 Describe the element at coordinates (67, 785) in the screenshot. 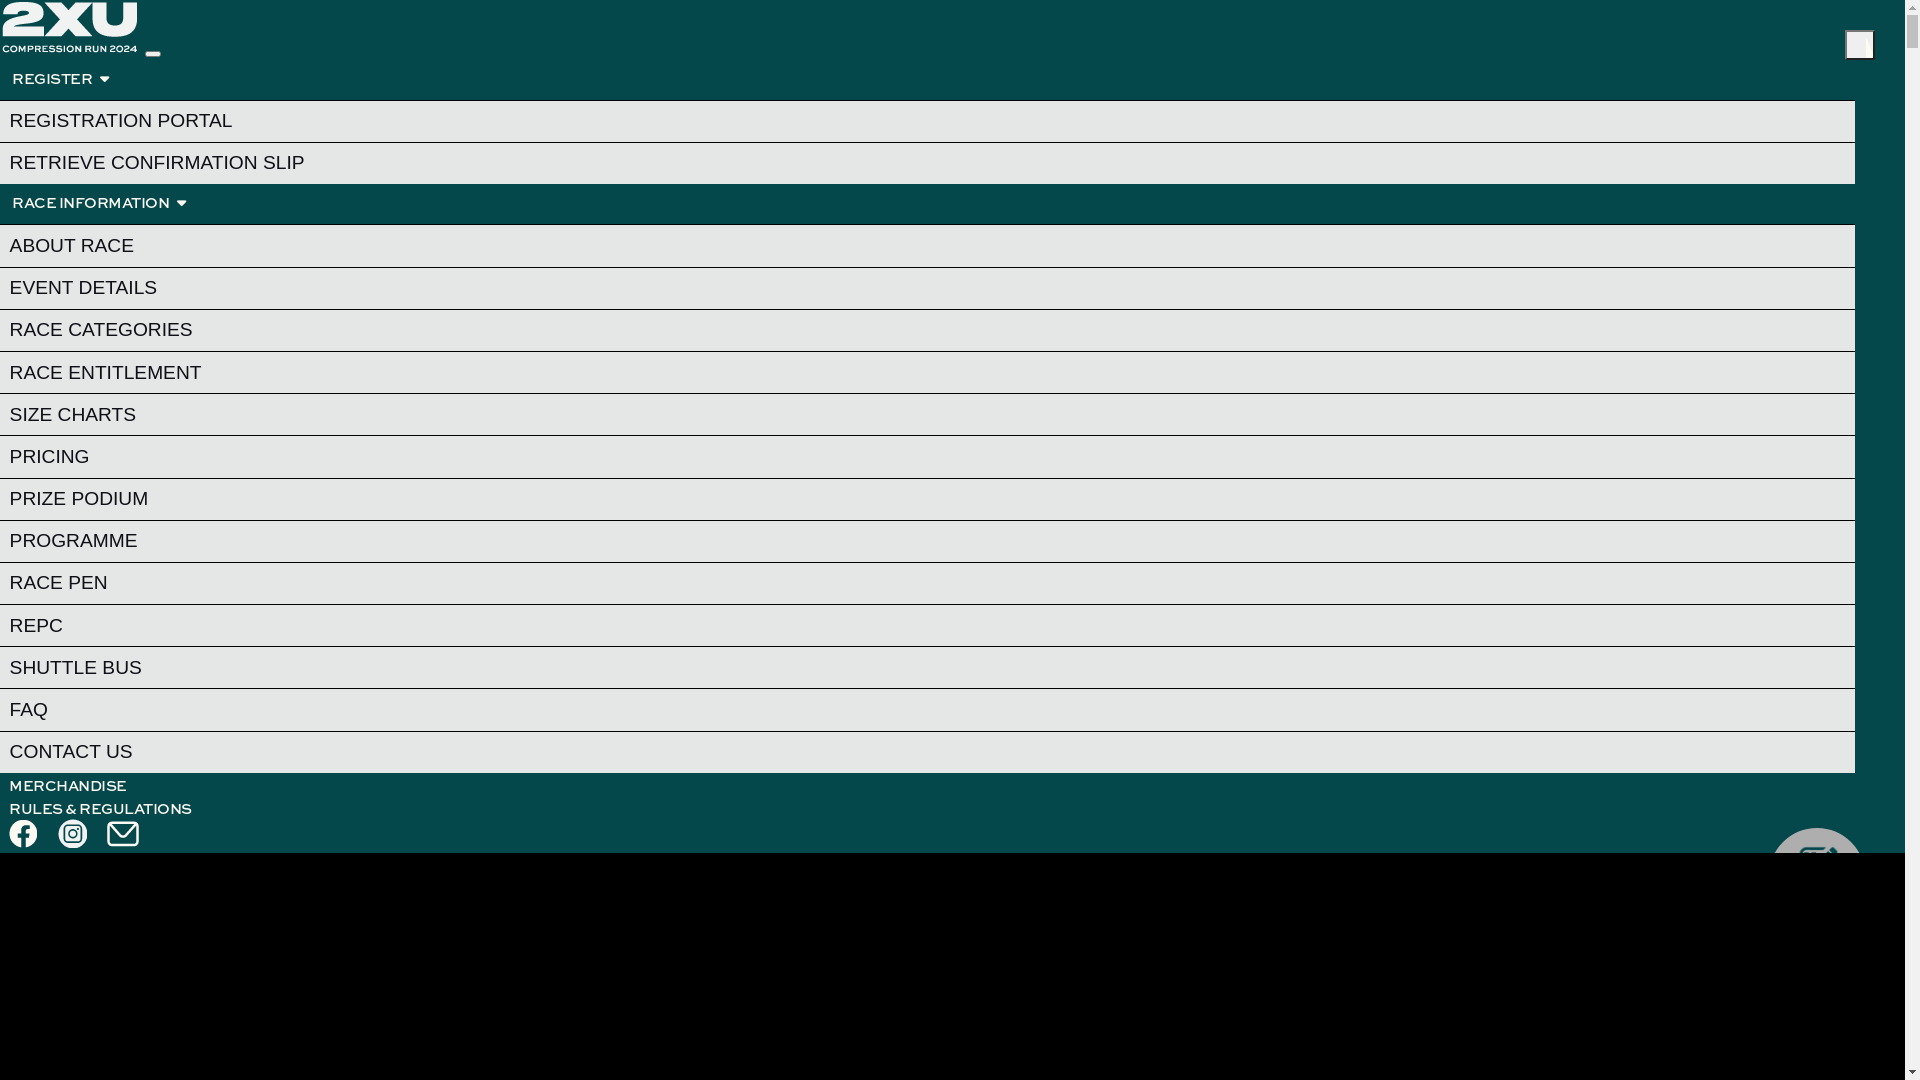

I see `'MERCHANDISE'` at that location.